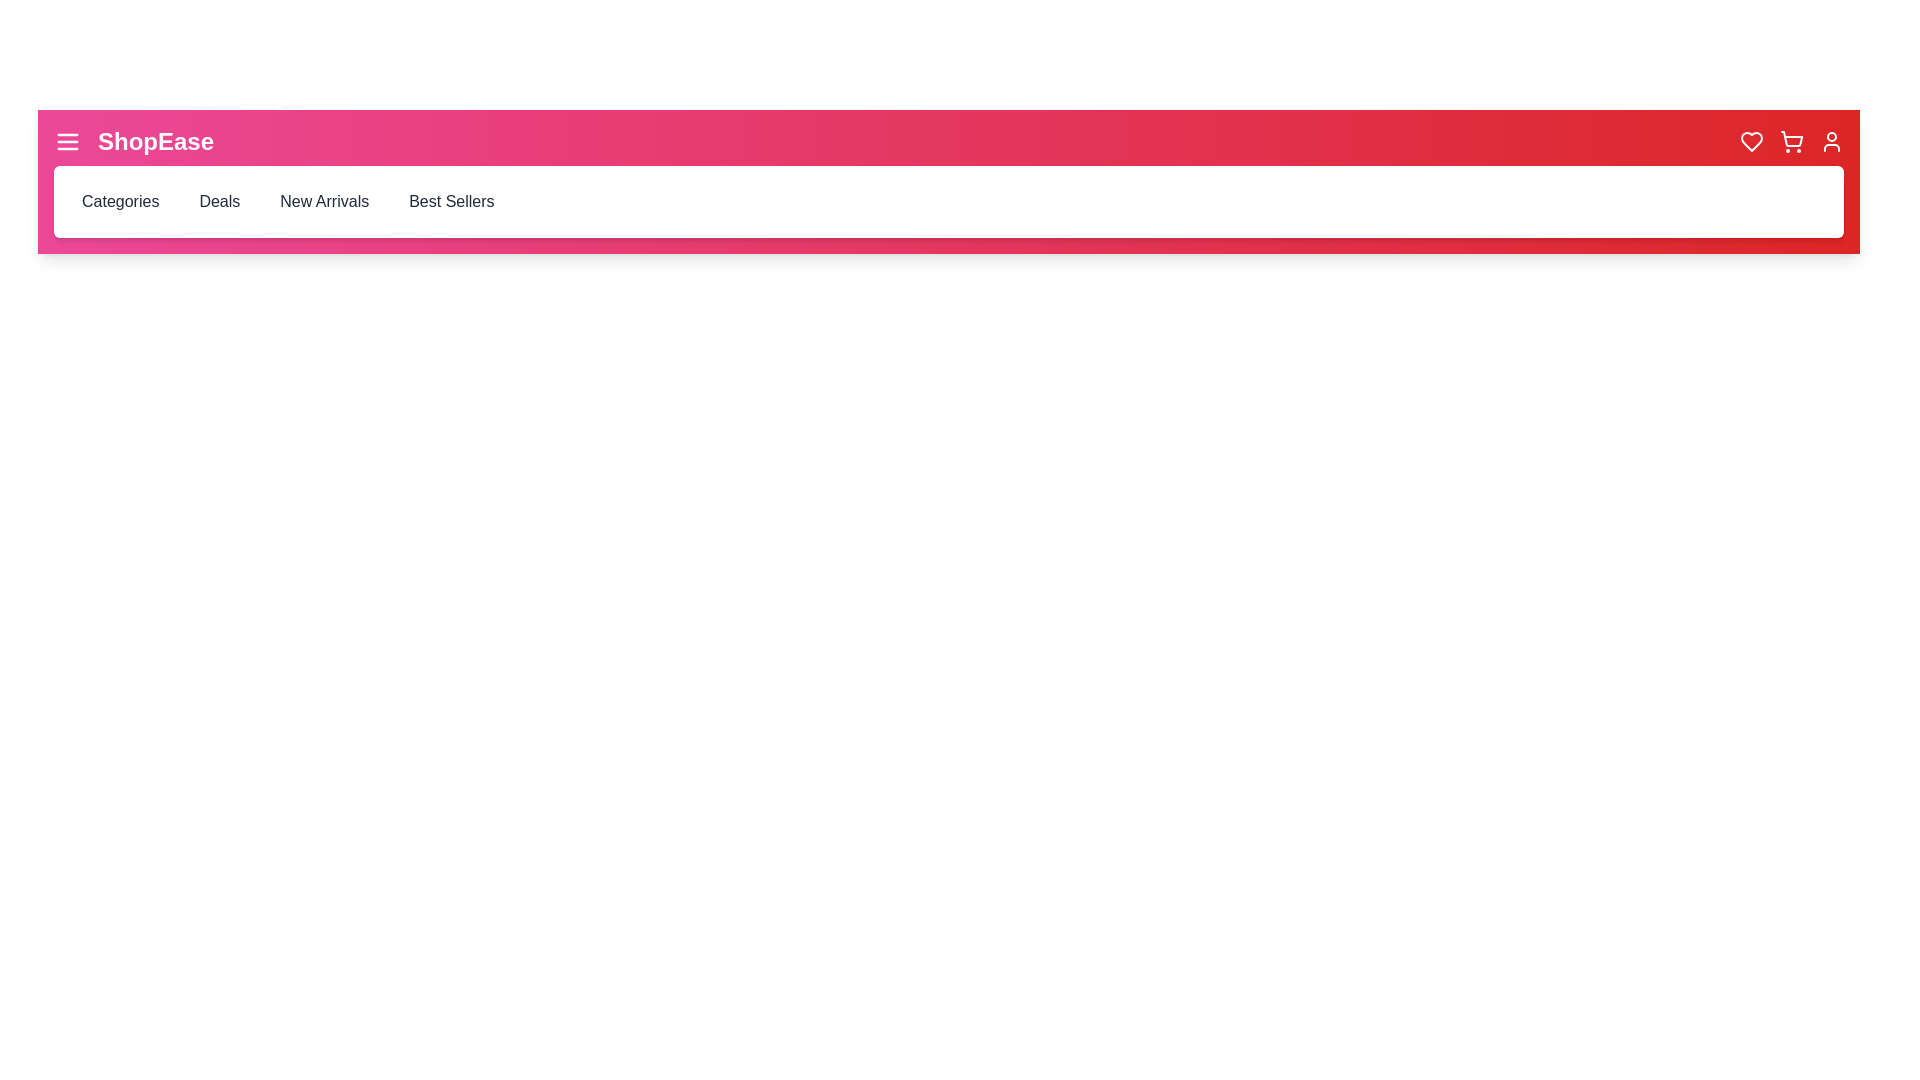  Describe the element at coordinates (450, 201) in the screenshot. I see `the 'Best Sellers' navigation item in the navigation bar` at that location.